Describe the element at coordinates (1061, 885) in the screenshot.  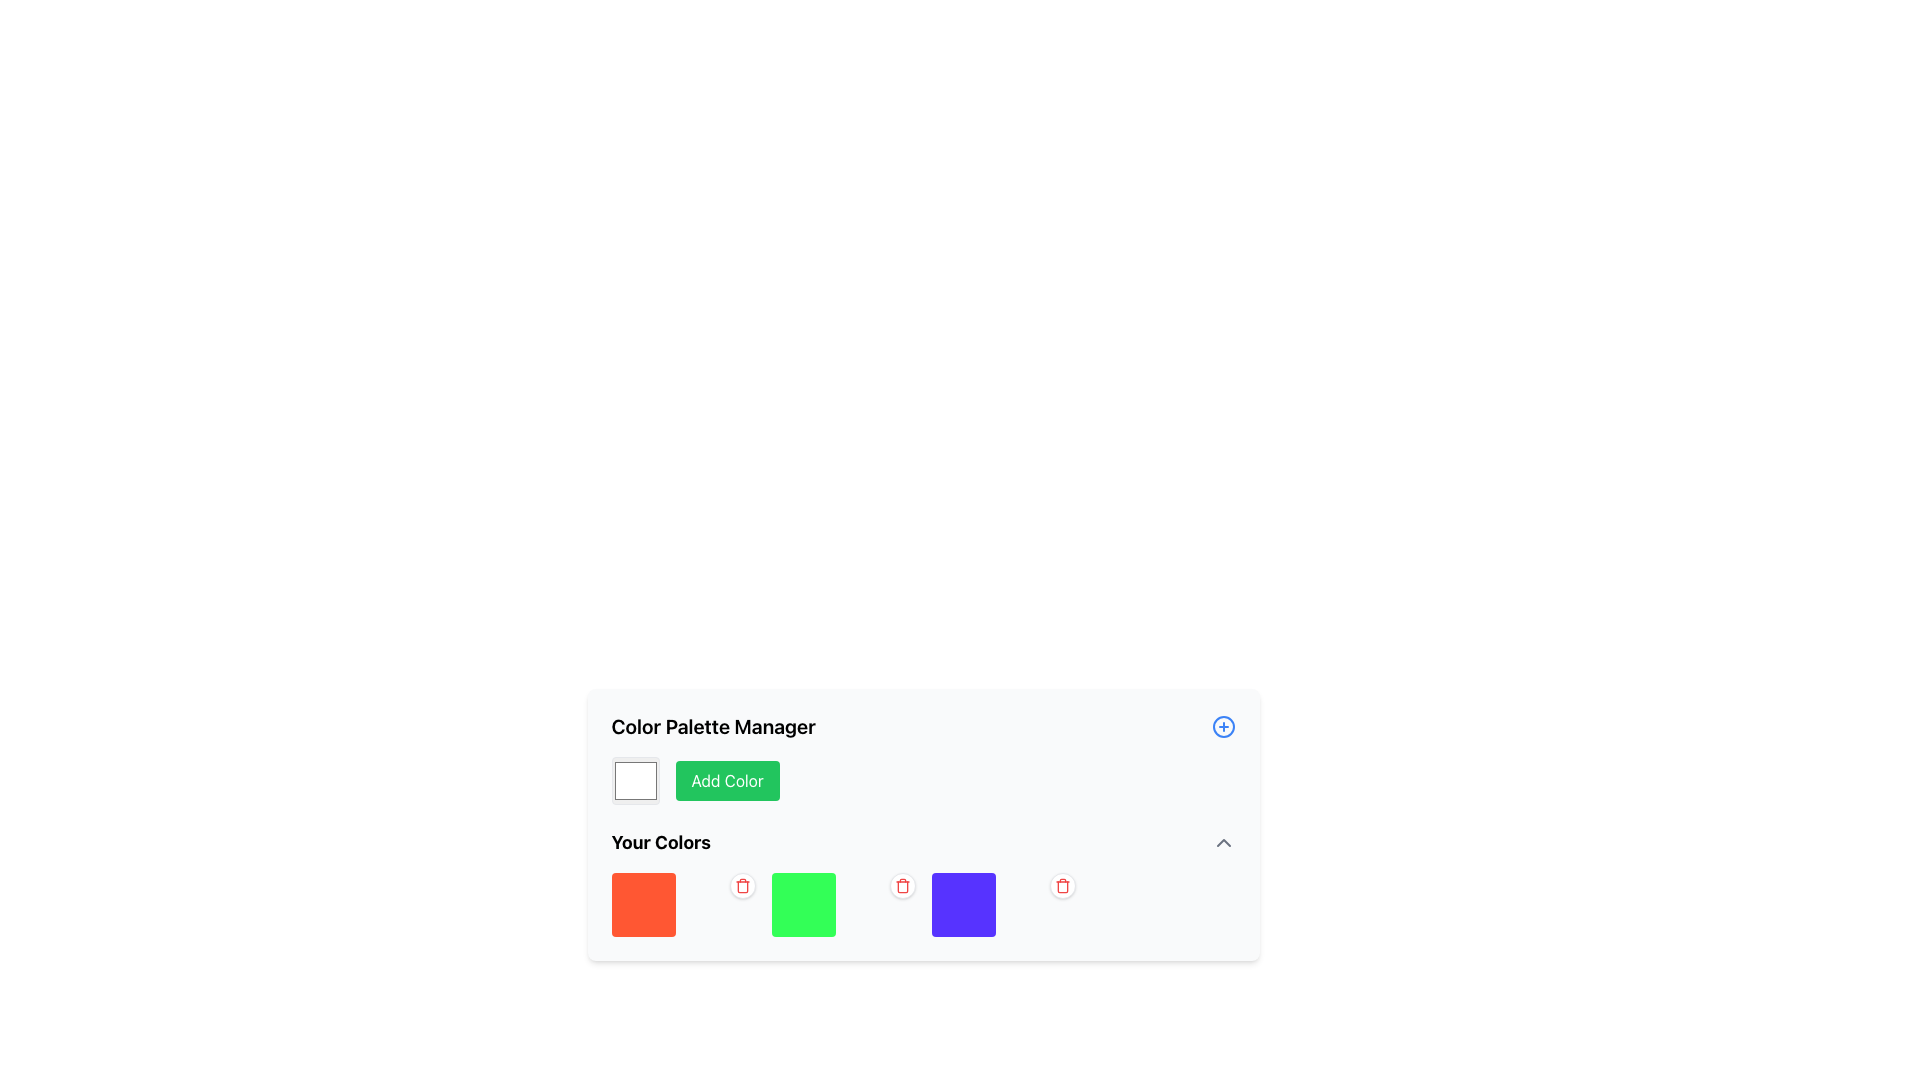
I see `the red trash can icon located directly to the right of the purple color box` at that location.